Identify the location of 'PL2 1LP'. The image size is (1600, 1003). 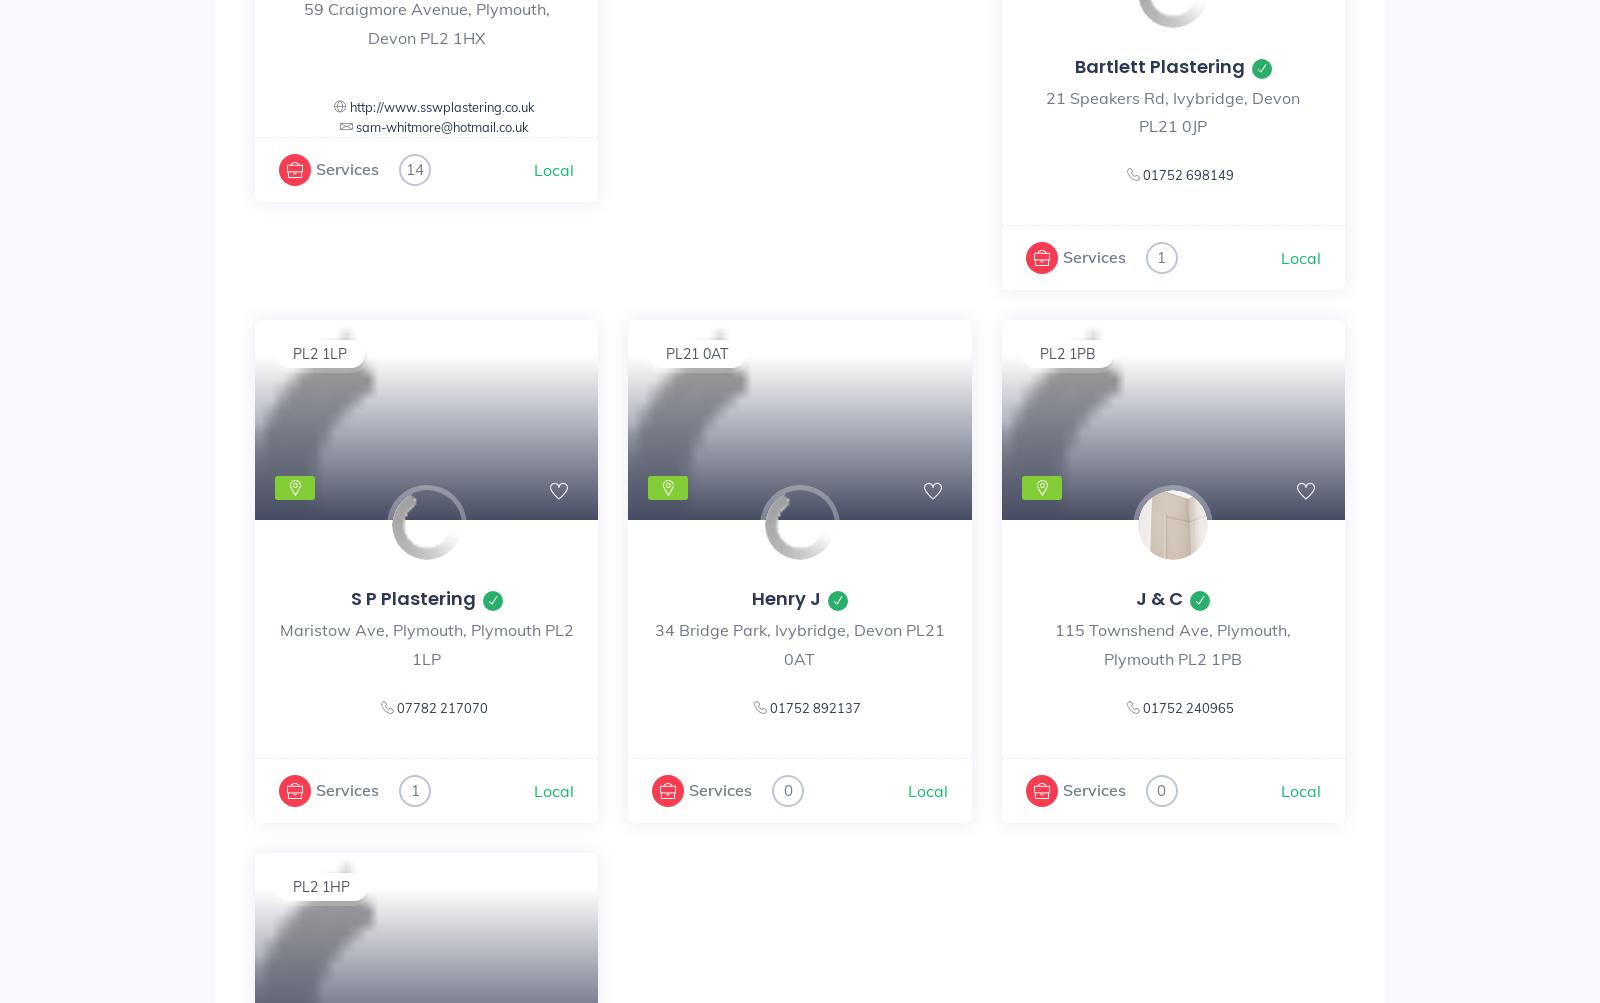
(320, 352).